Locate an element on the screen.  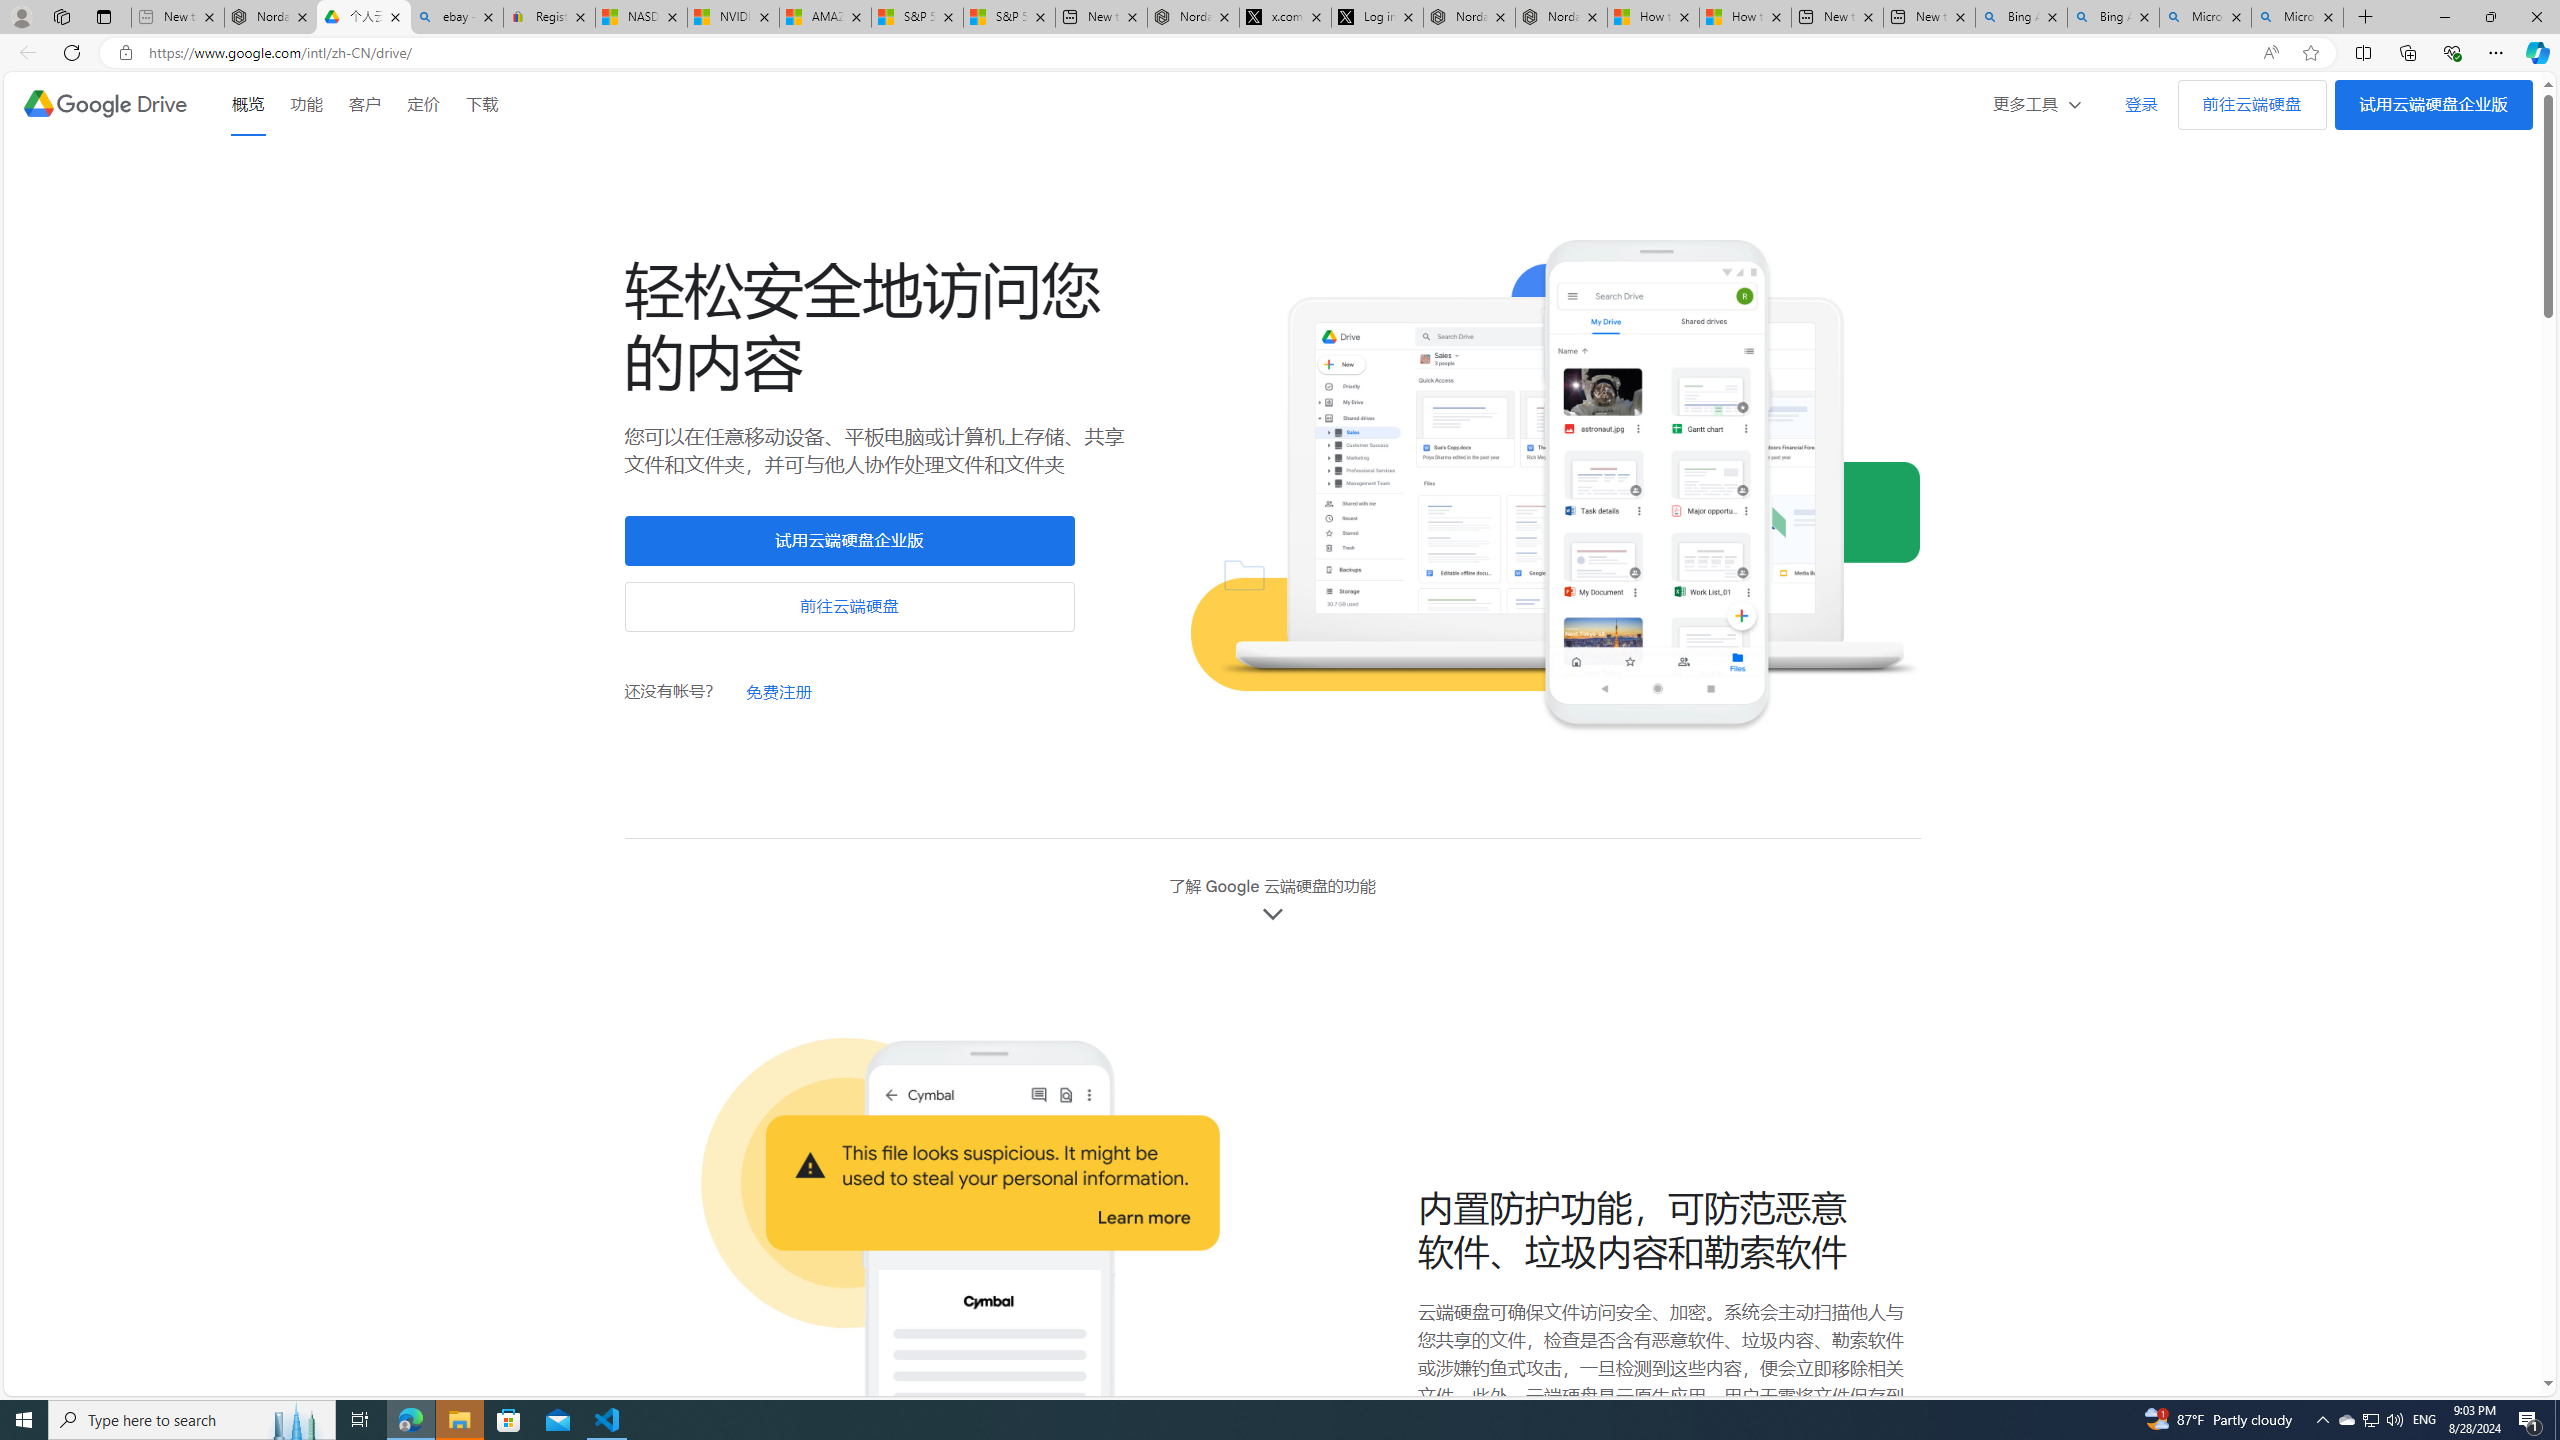
'Google Drive' is located at coordinates (103, 103).